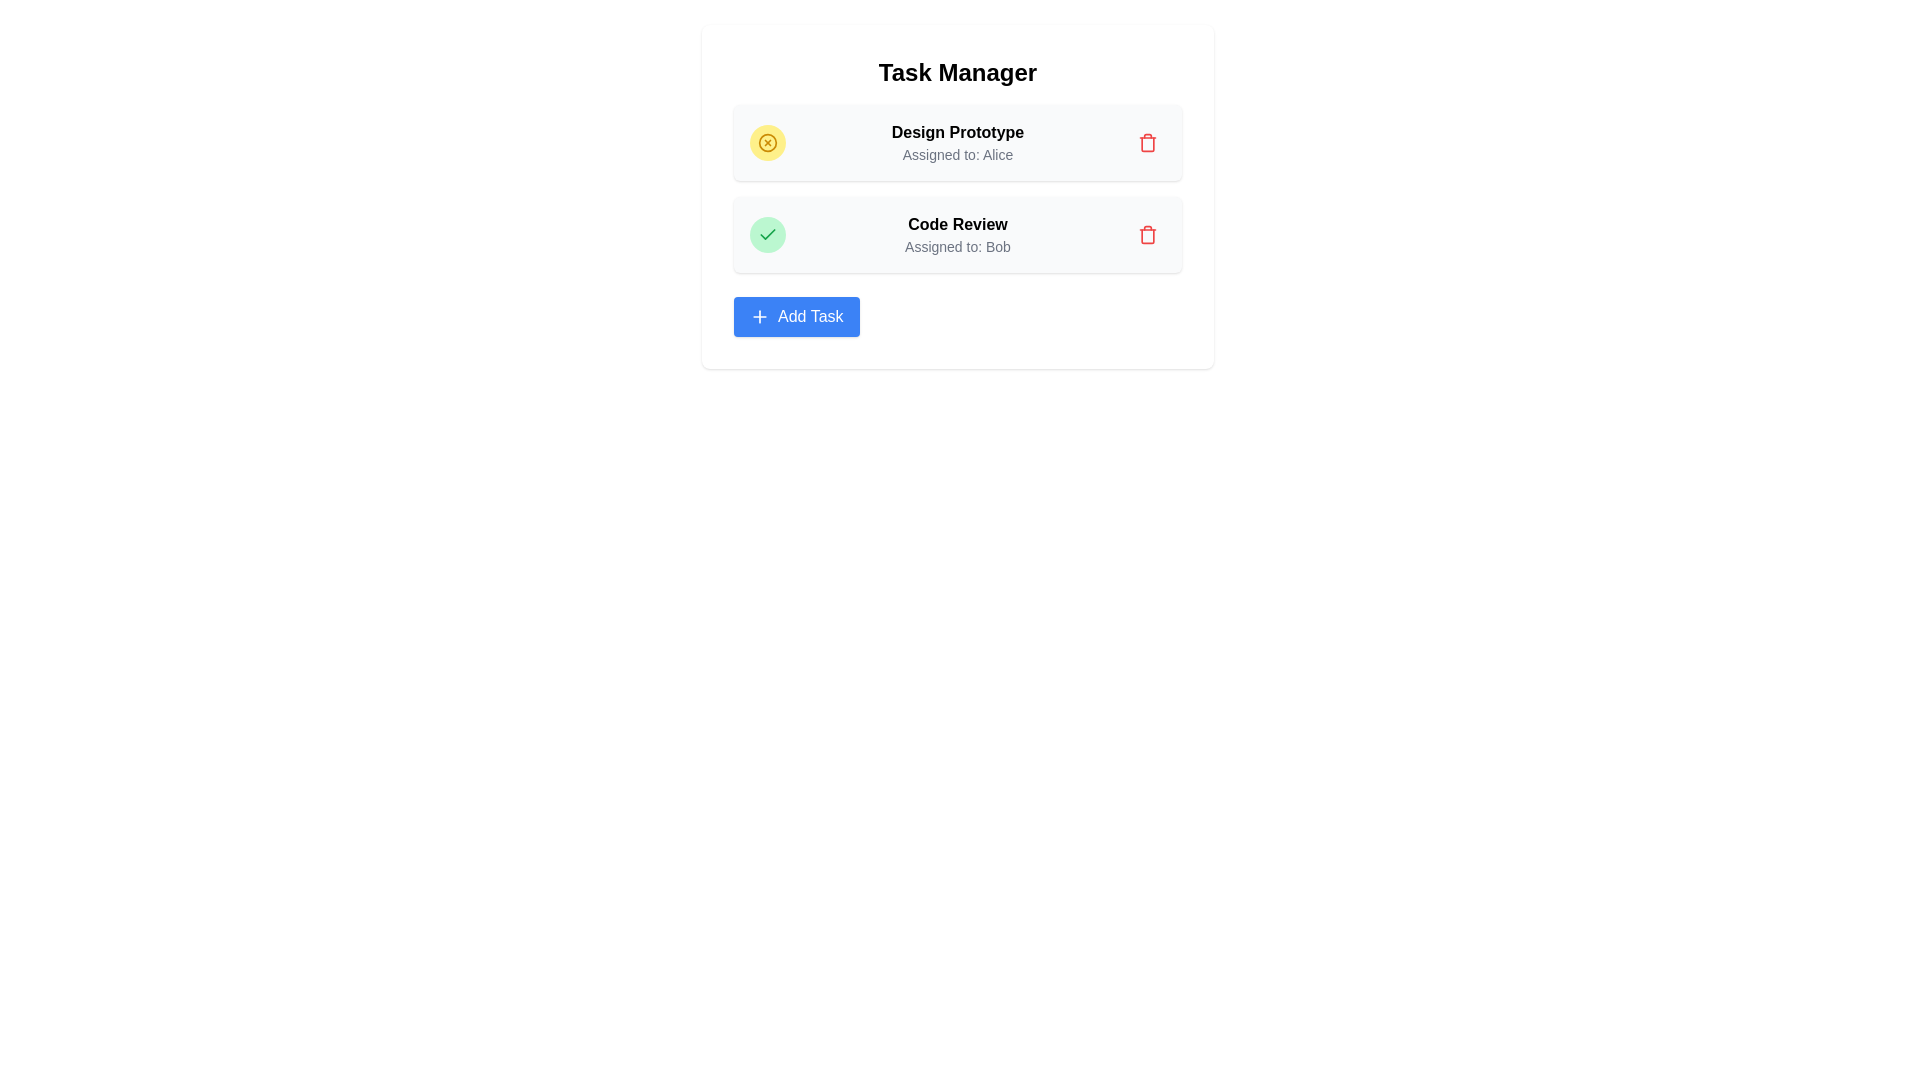 Image resolution: width=1920 pixels, height=1080 pixels. I want to click on the yellow circular icon with a red cross symbol, which is positioned to the left of the 'Design Prototype' task entry in the task list, so click(767, 141).